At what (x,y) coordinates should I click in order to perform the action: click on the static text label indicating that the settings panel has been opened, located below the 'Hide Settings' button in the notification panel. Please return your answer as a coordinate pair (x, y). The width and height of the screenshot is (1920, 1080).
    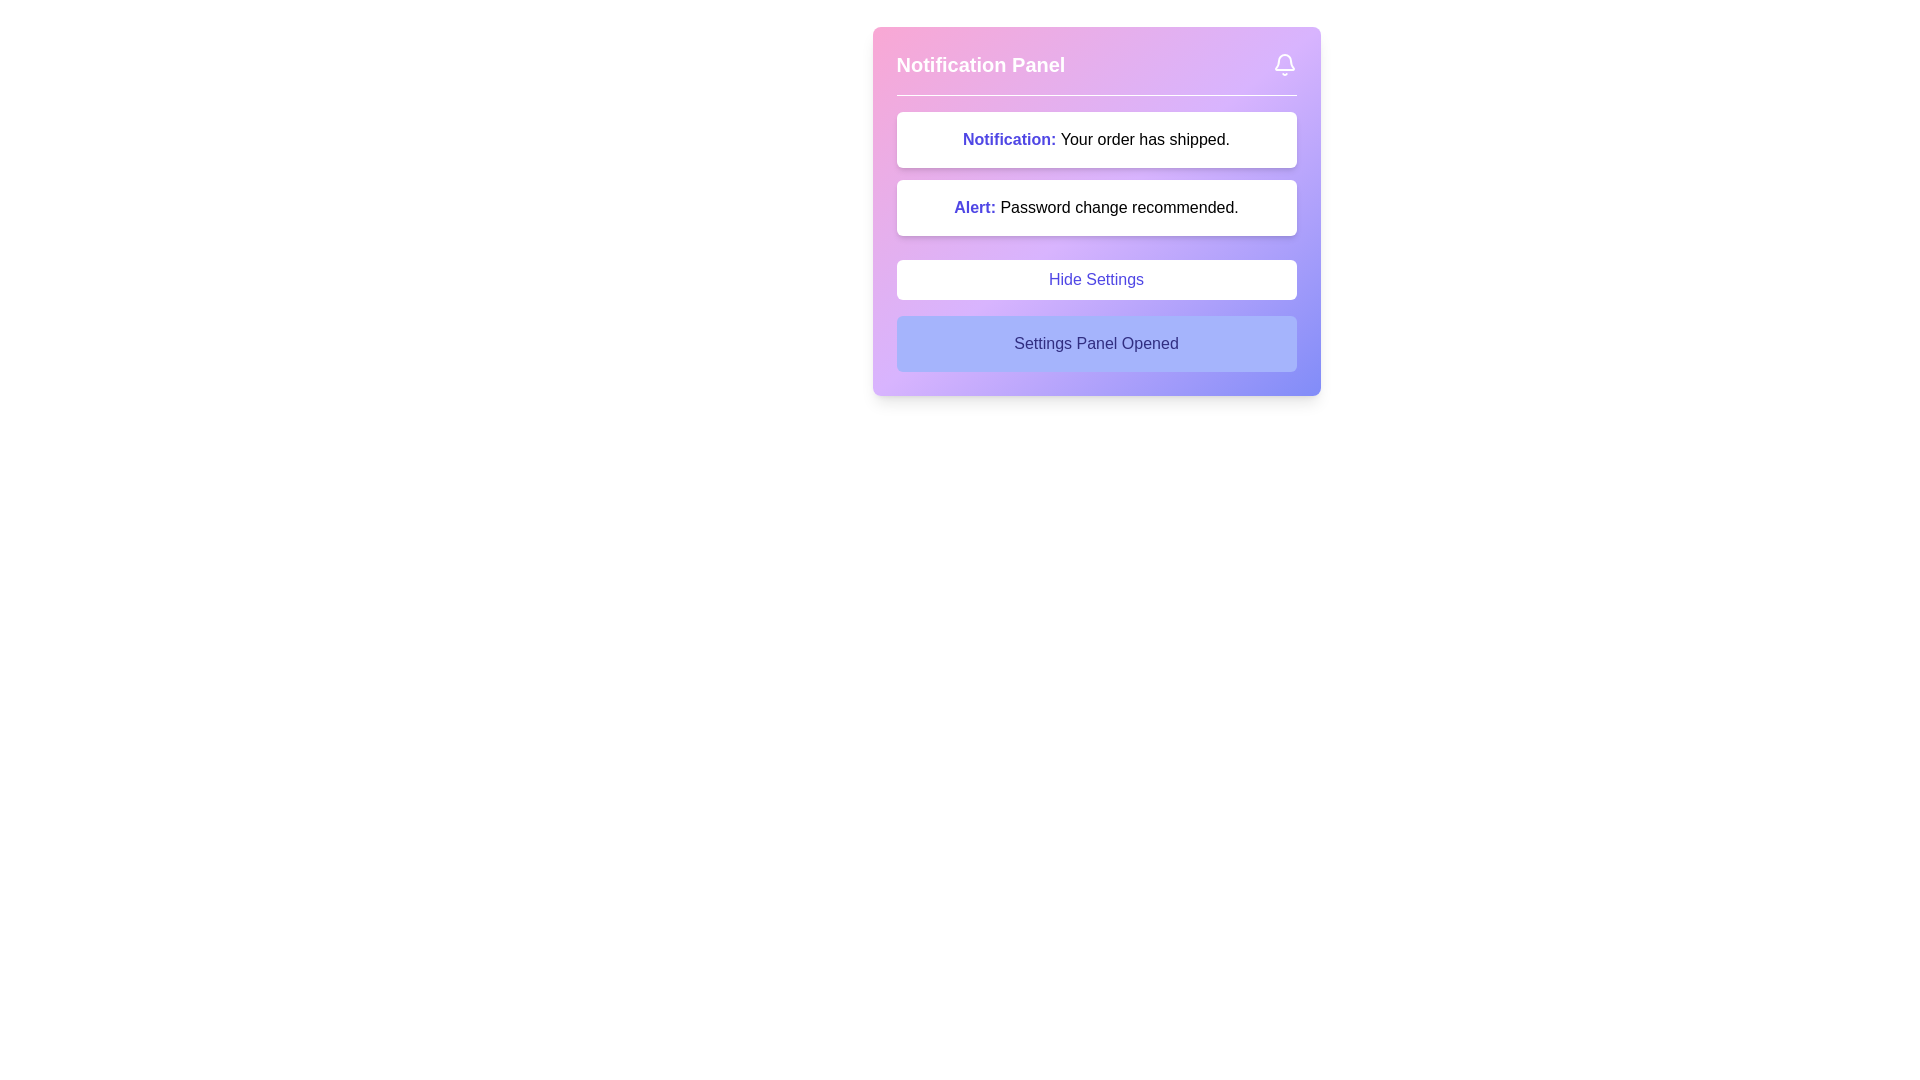
    Looking at the image, I should click on (1095, 342).